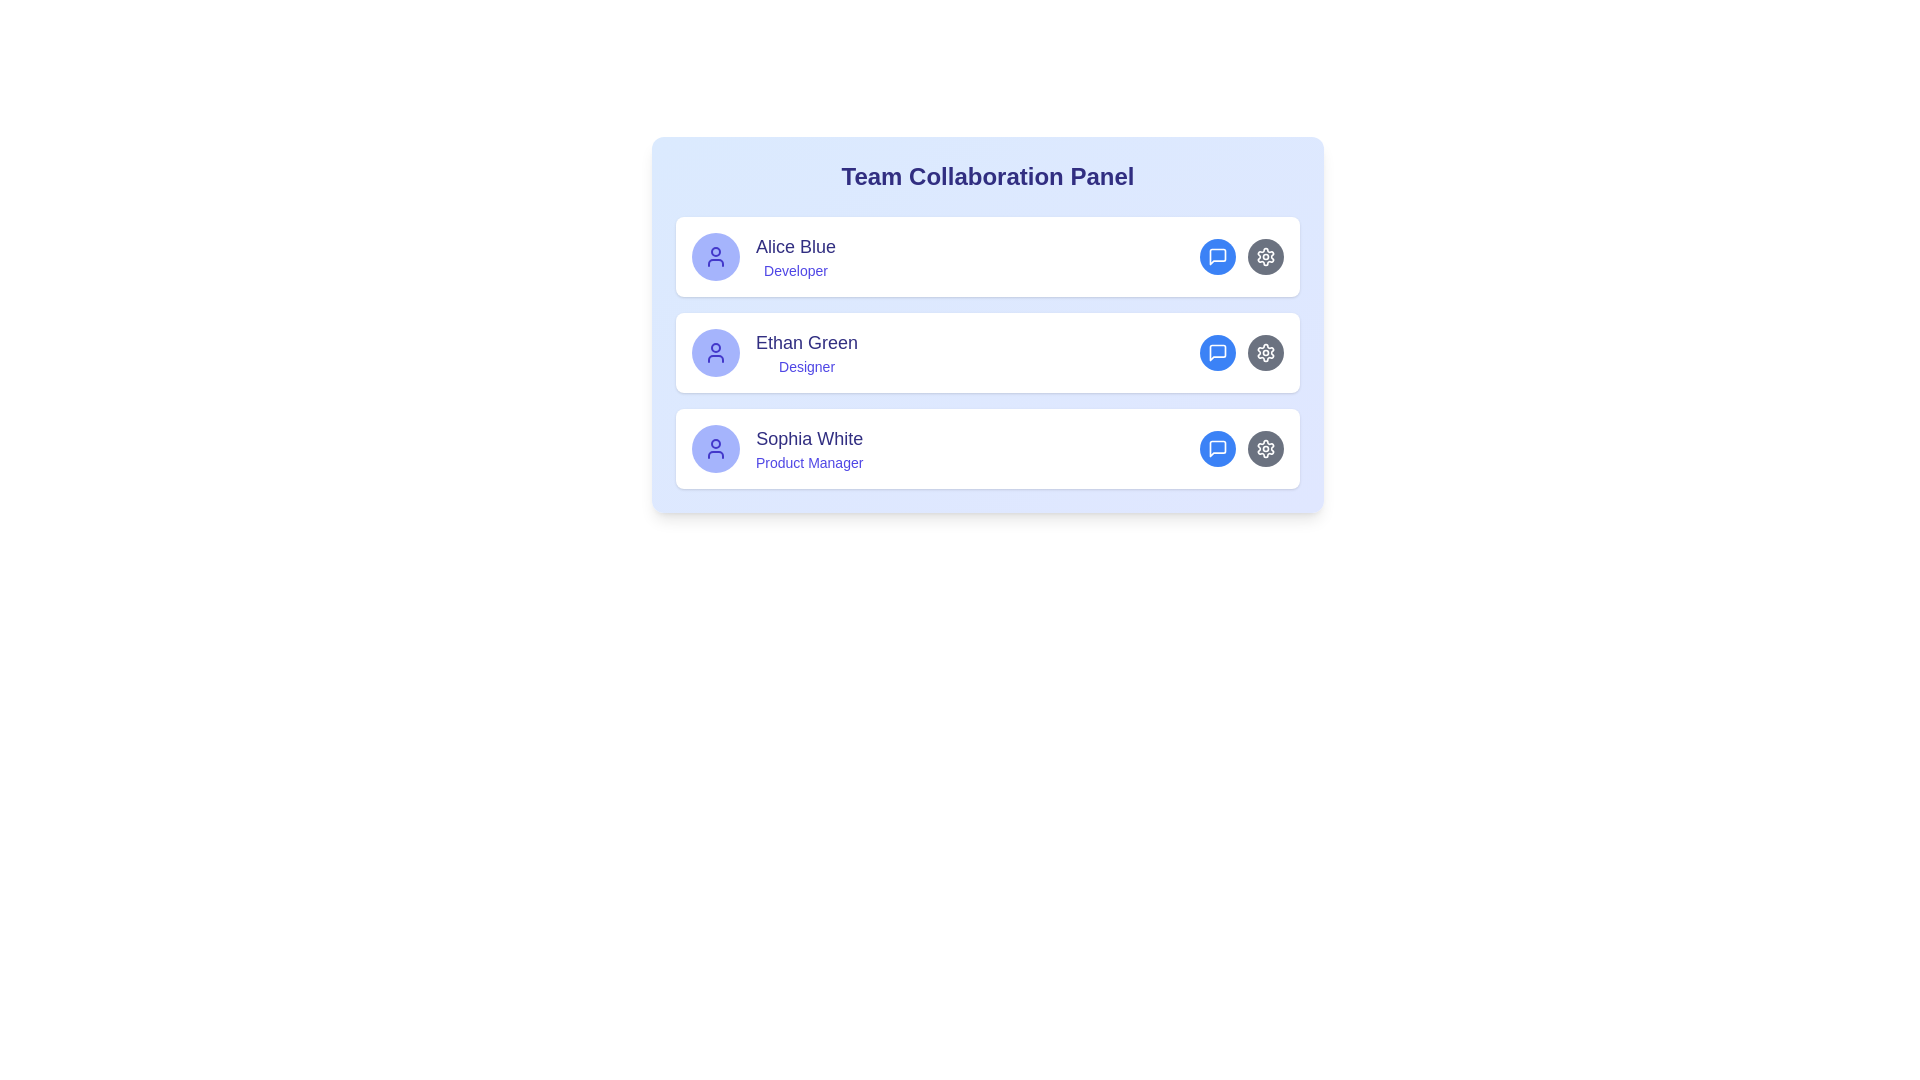 Image resolution: width=1920 pixels, height=1080 pixels. I want to click on the settings icon located in the third row of the list layout, which is positioned to the far right edge next to a blue chat bubble icon, so click(1265, 447).